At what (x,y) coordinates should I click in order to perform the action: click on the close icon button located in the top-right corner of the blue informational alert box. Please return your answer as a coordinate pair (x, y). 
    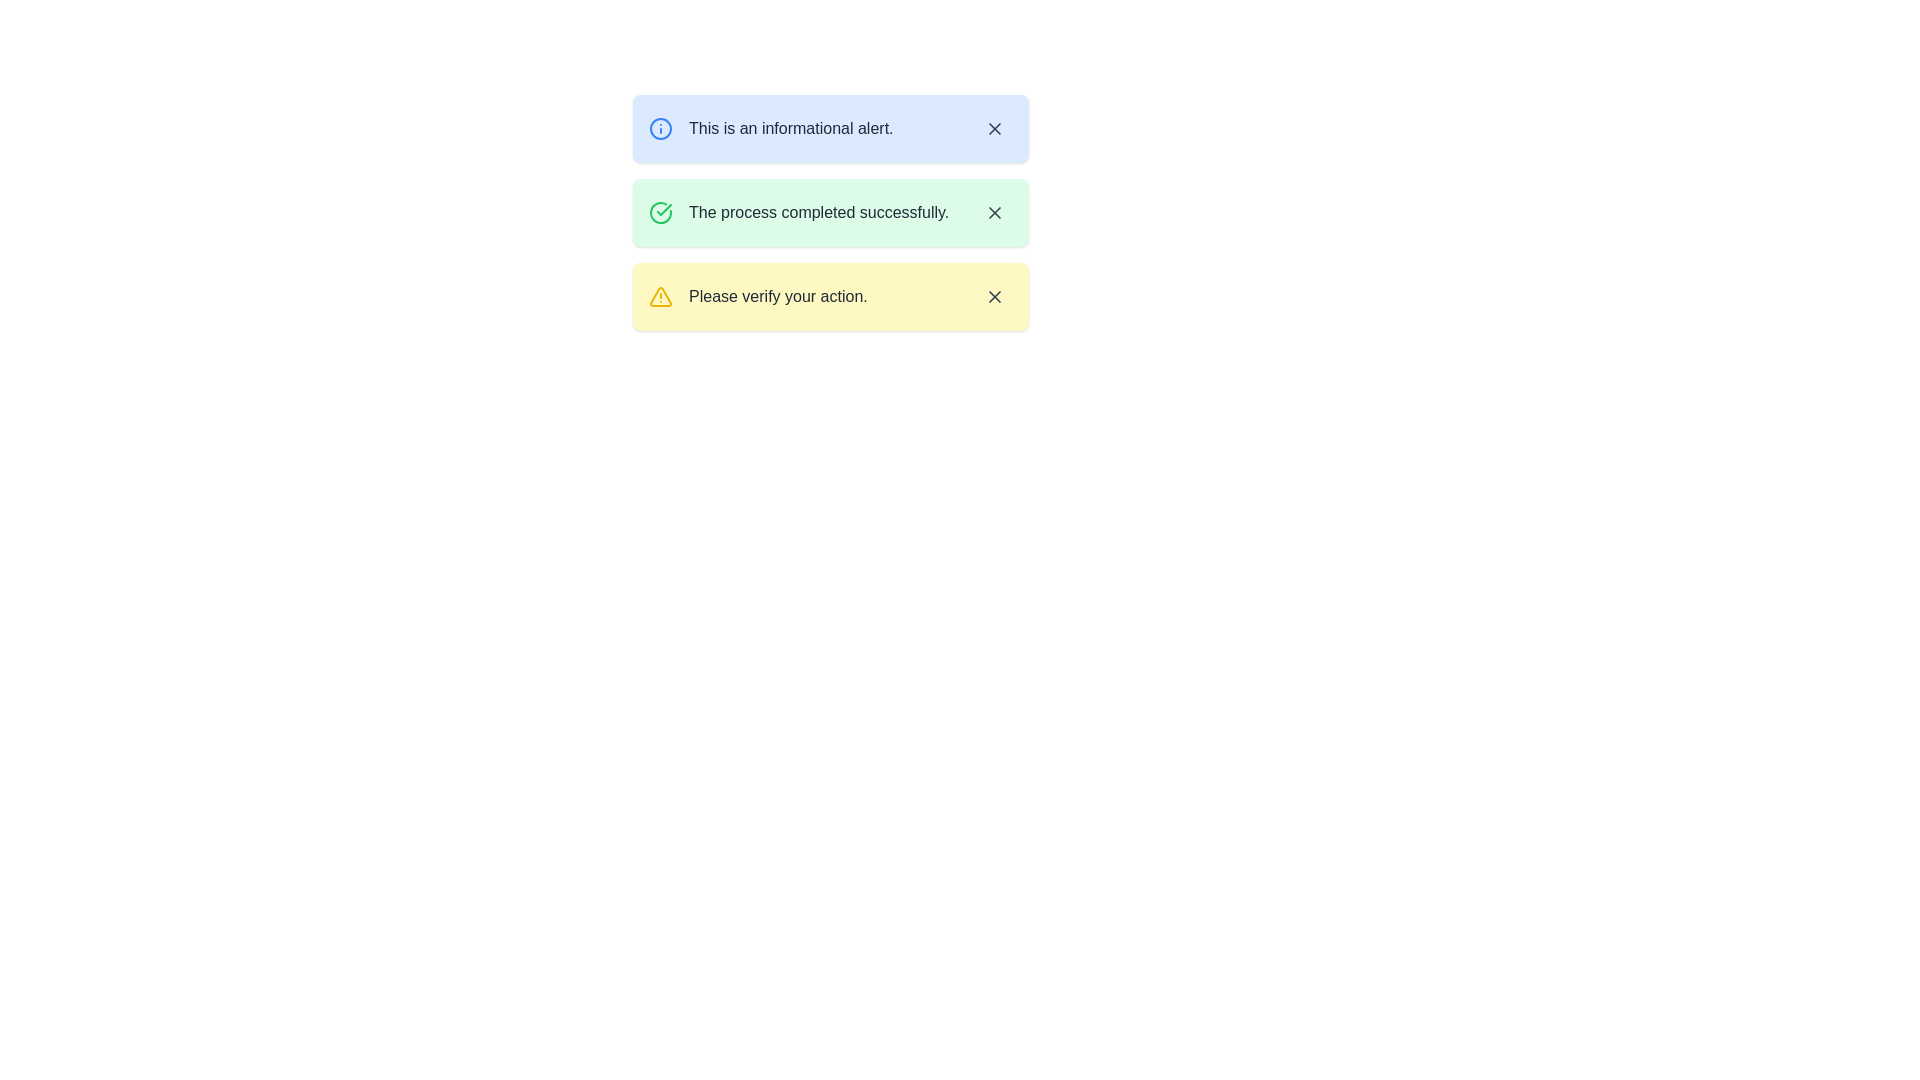
    Looking at the image, I should click on (994, 128).